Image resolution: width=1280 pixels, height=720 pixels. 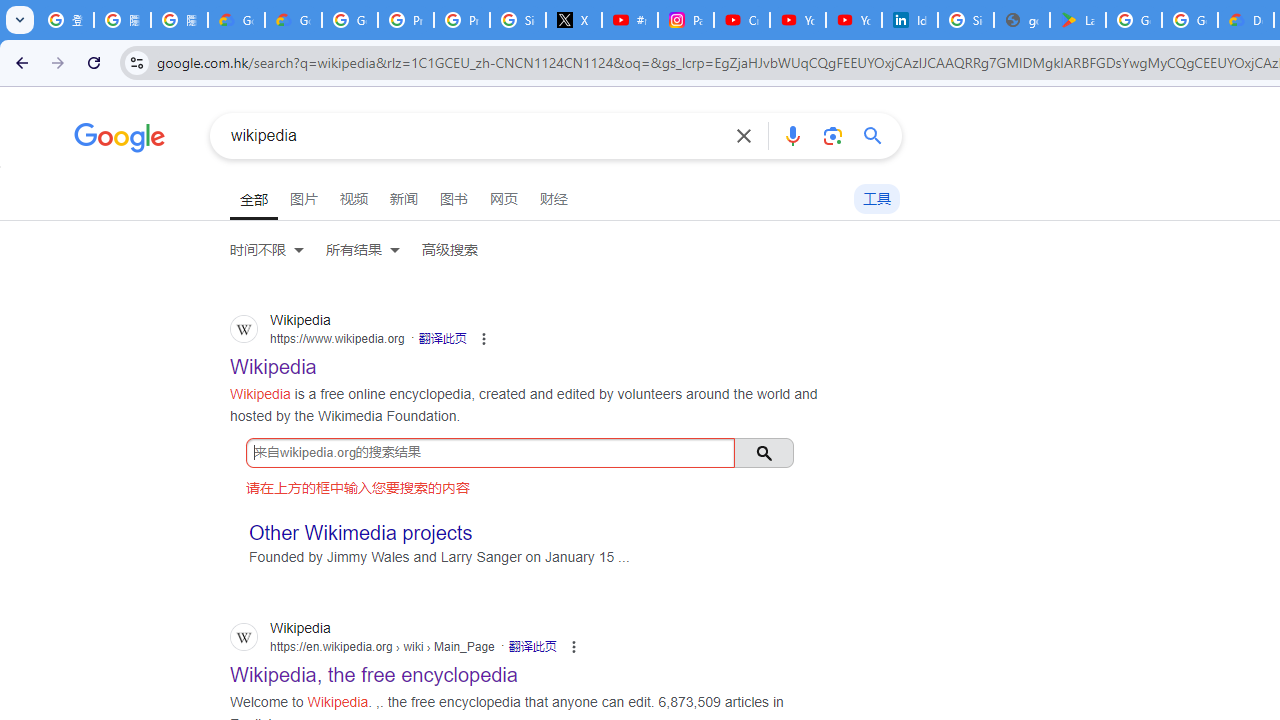 I want to click on 'Google', so click(x=119, y=138).